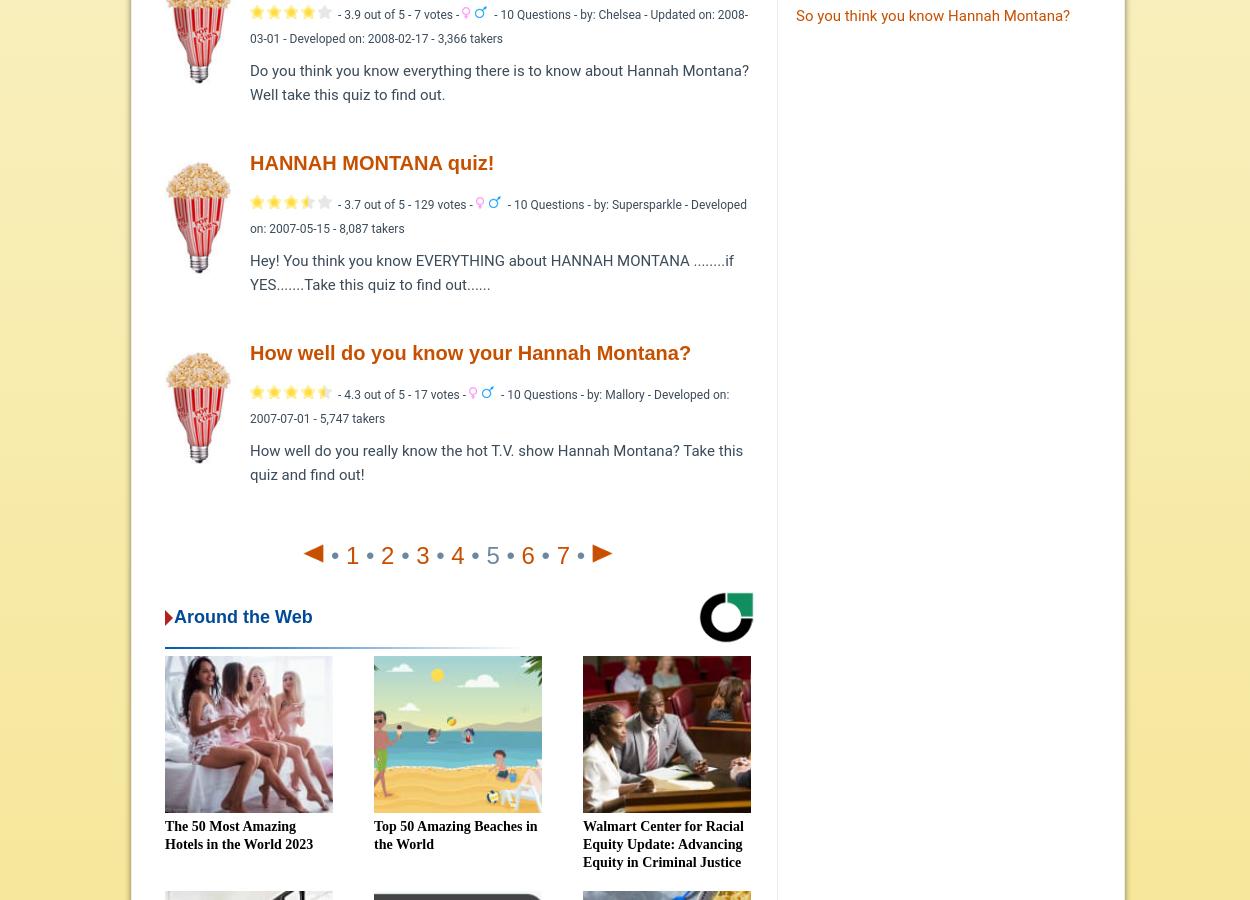 The width and height of the screenshot is (1250, 900). Describe the element at coordinates (387, 553) in the screenshot. I see `'2'` at that location.